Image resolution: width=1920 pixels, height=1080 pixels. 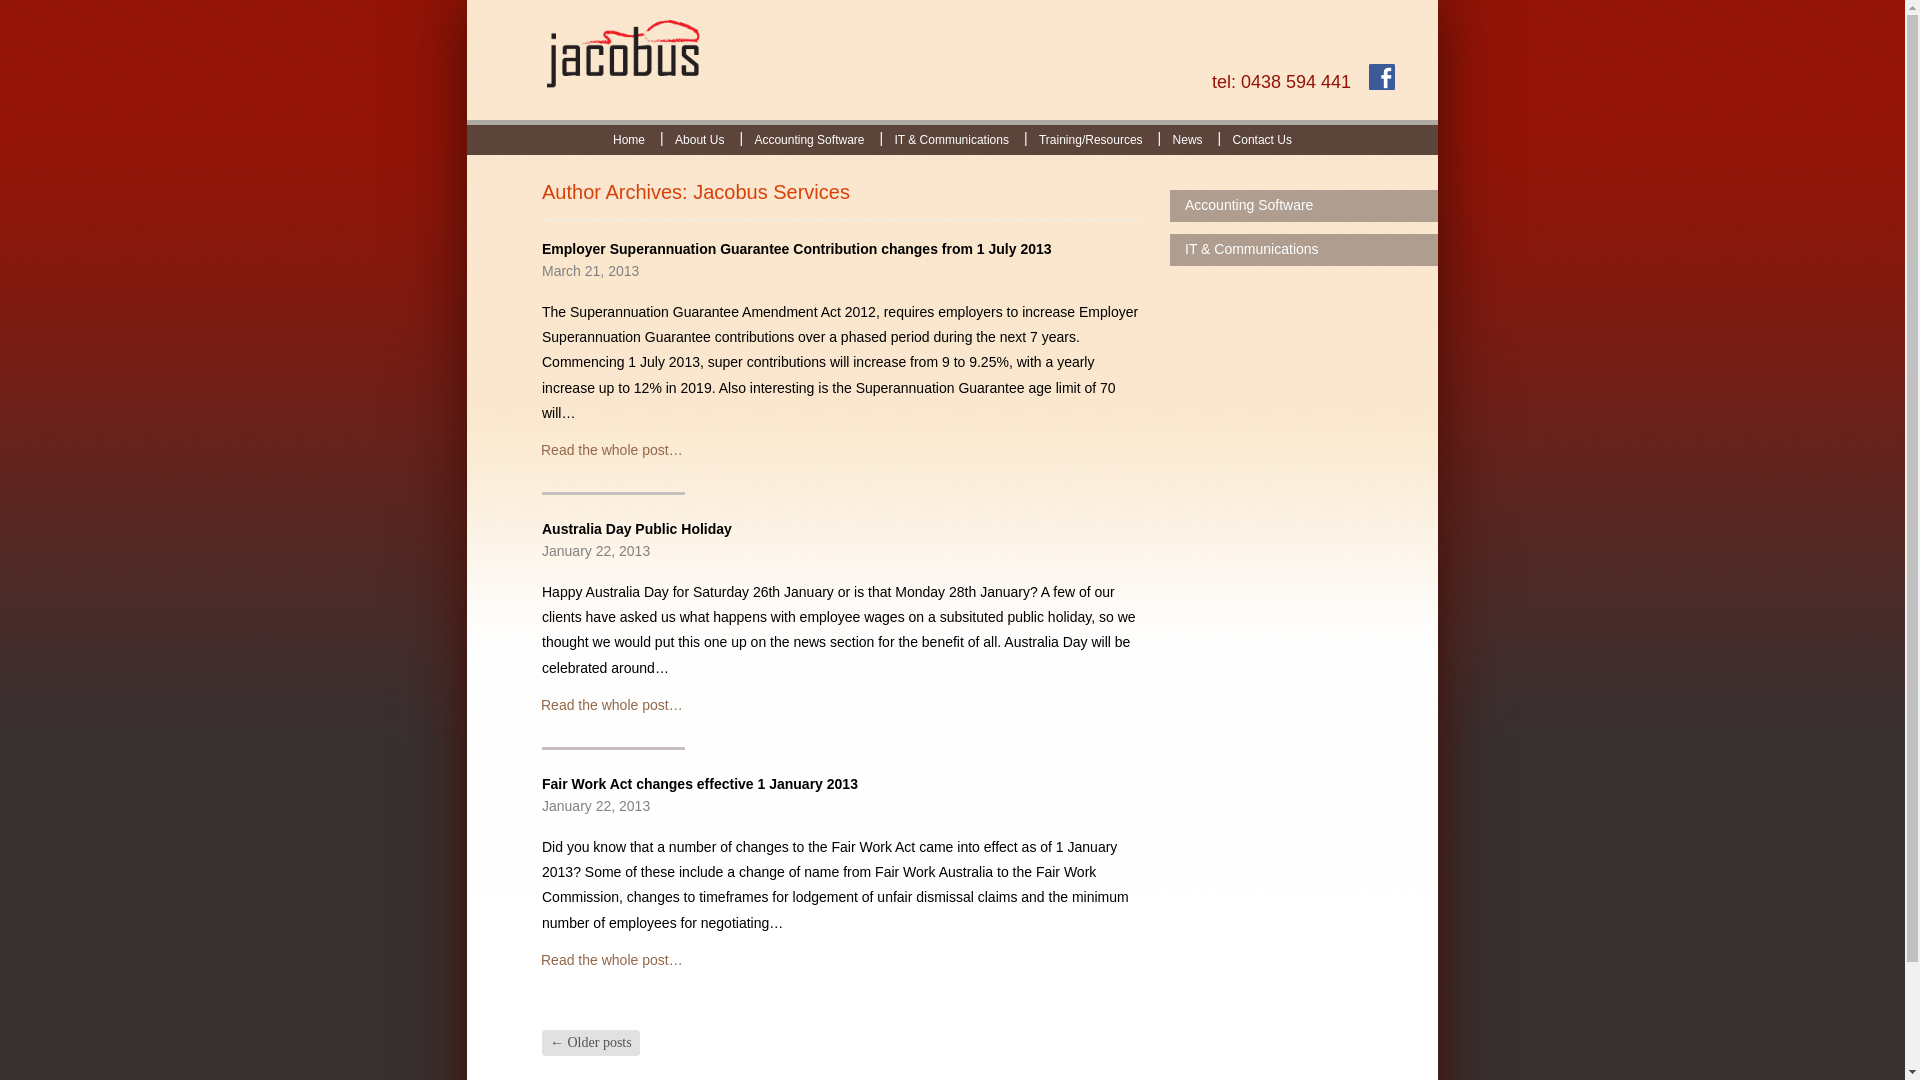 I want to click on 'Contact Us', so click(x=1261, y=138).